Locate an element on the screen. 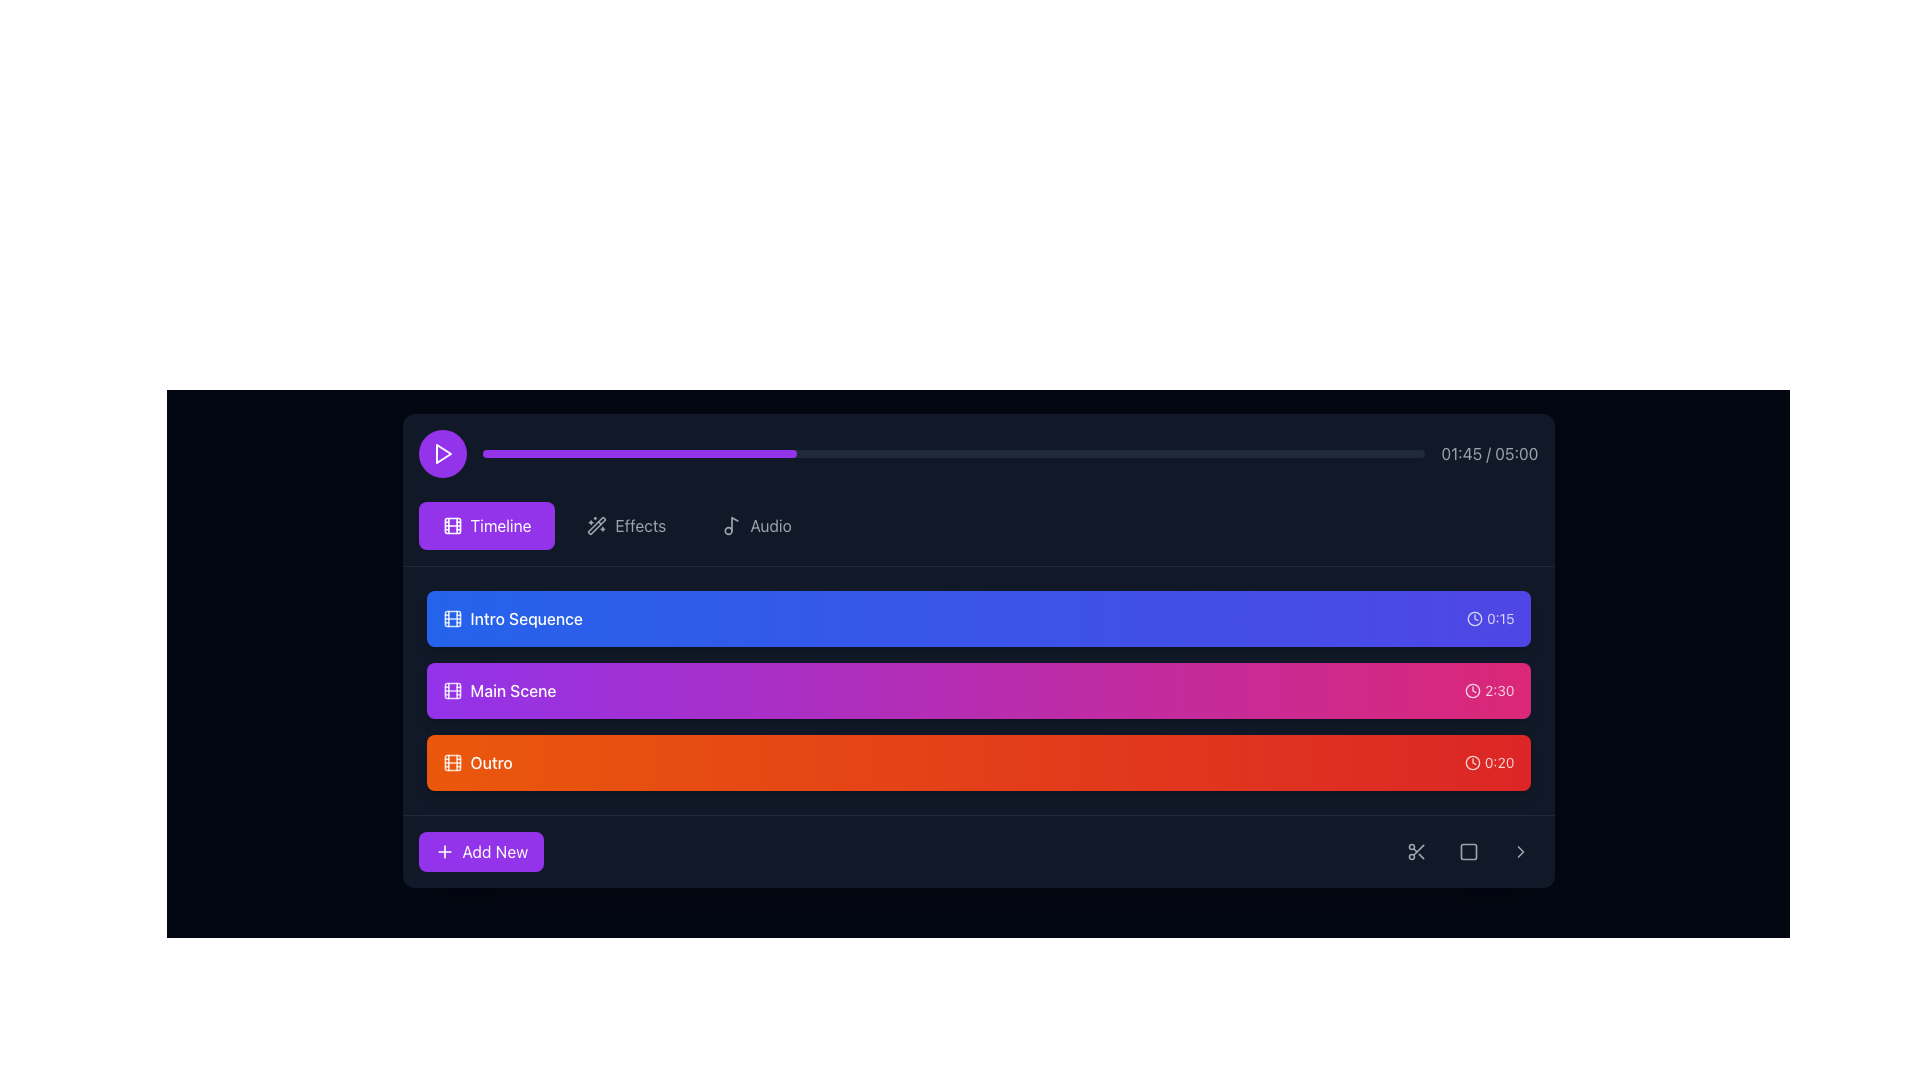 This screenshot has width=1920, height=1080. the clock icon located in the 'Outro' section, which is a decorative vector graphic with two clock hands and a circular outline, positioned to the left of the text '2:30' is located at coordinates (1473, 689).